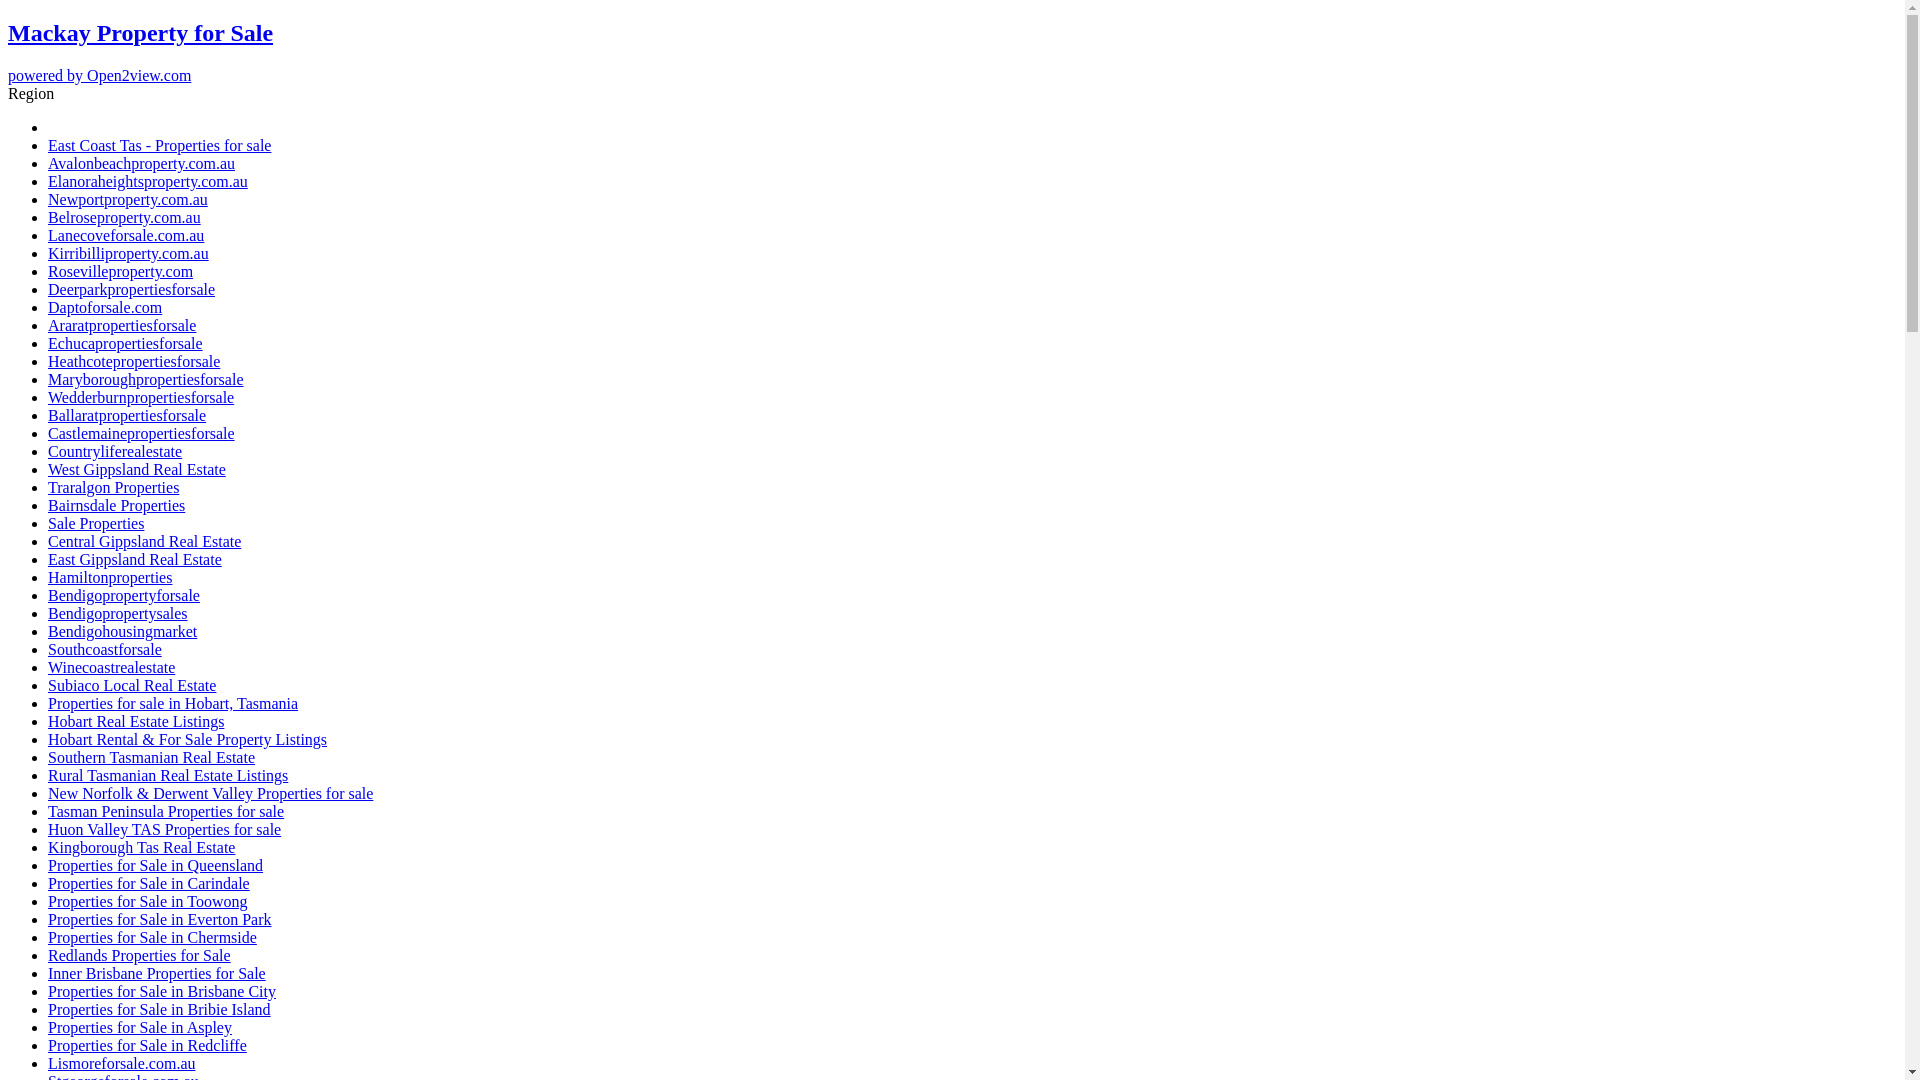 Image resolution: width=1920 pixels, height=1080 pixels. What do you see at coordinates (48, 631) in the screenshot?
I see `'Bendigohousingmarket'` at bounding box center [48, 631].